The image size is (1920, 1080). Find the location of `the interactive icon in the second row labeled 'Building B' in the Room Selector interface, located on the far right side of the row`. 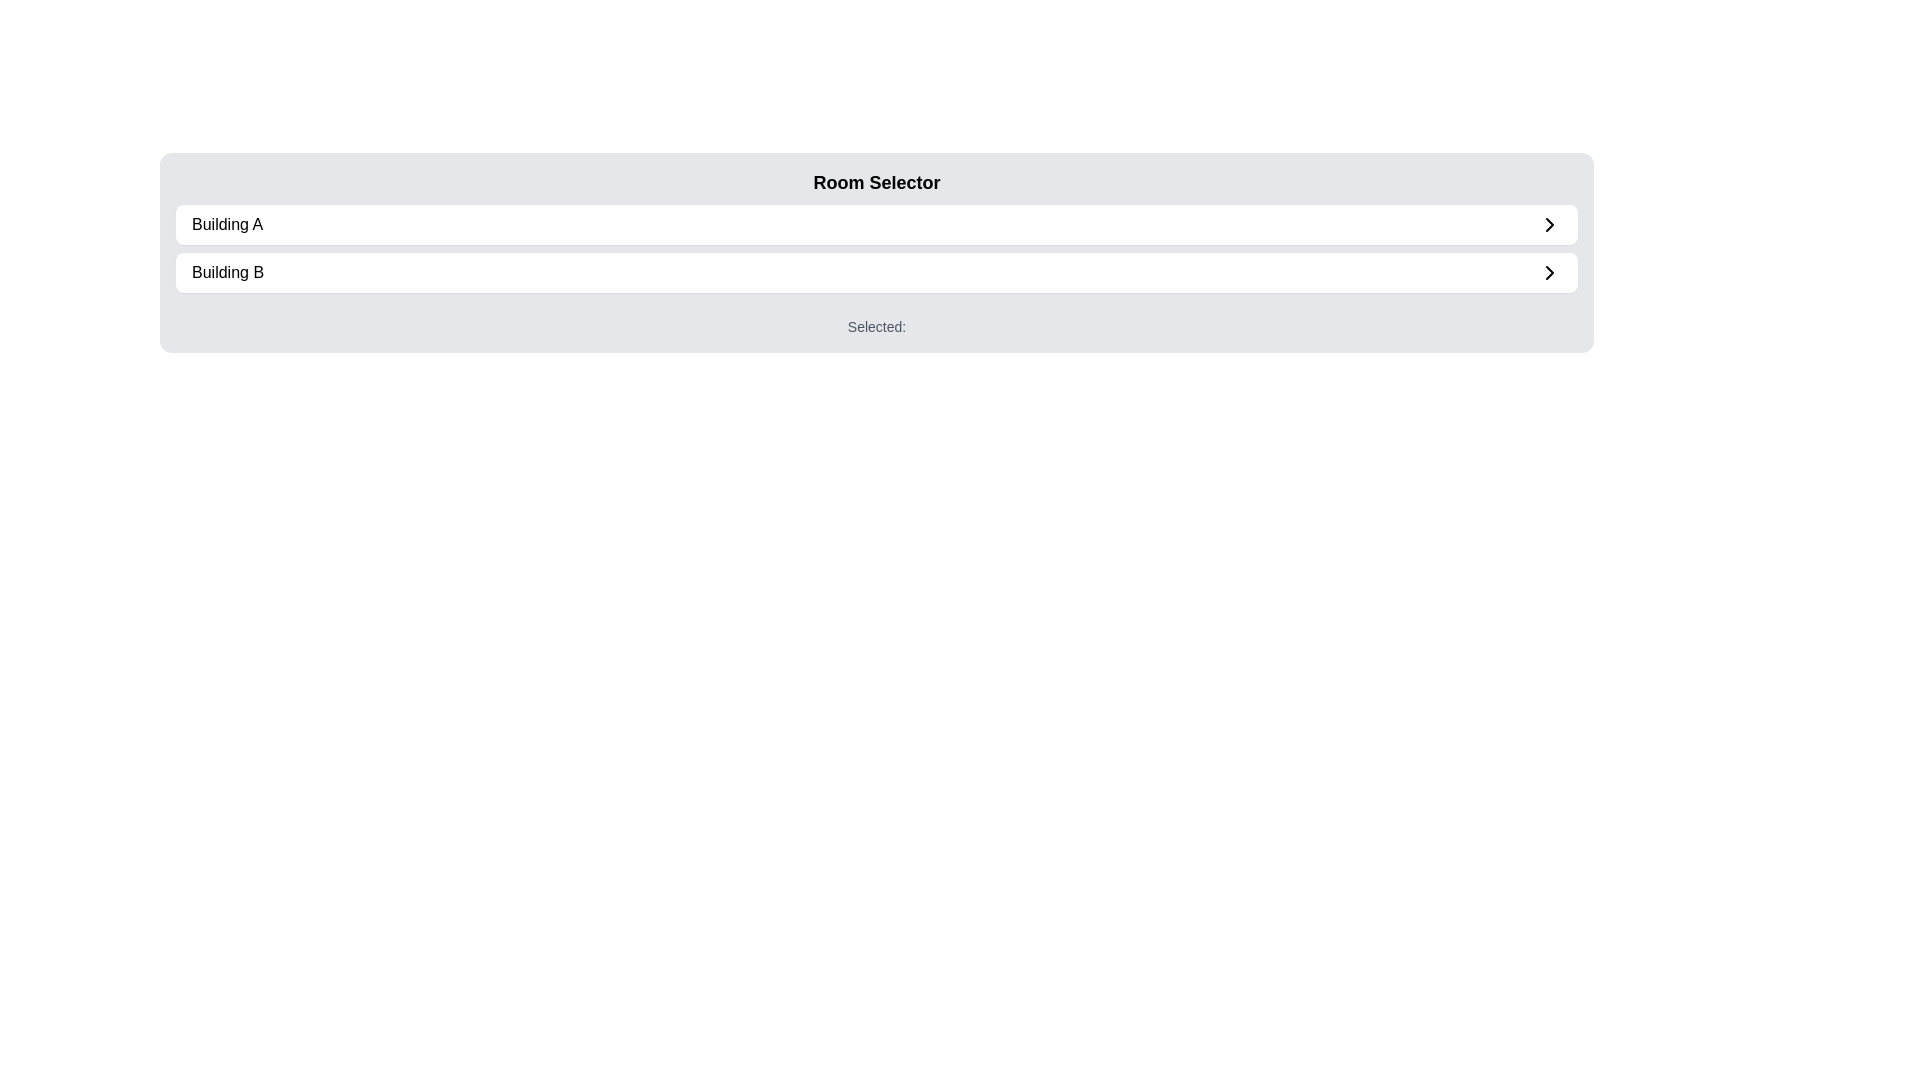

the interactive icon in the second row labeled 'Building B' in the Room Selector interface, located on the far right side of the row is located at coordinates (1549, 273).